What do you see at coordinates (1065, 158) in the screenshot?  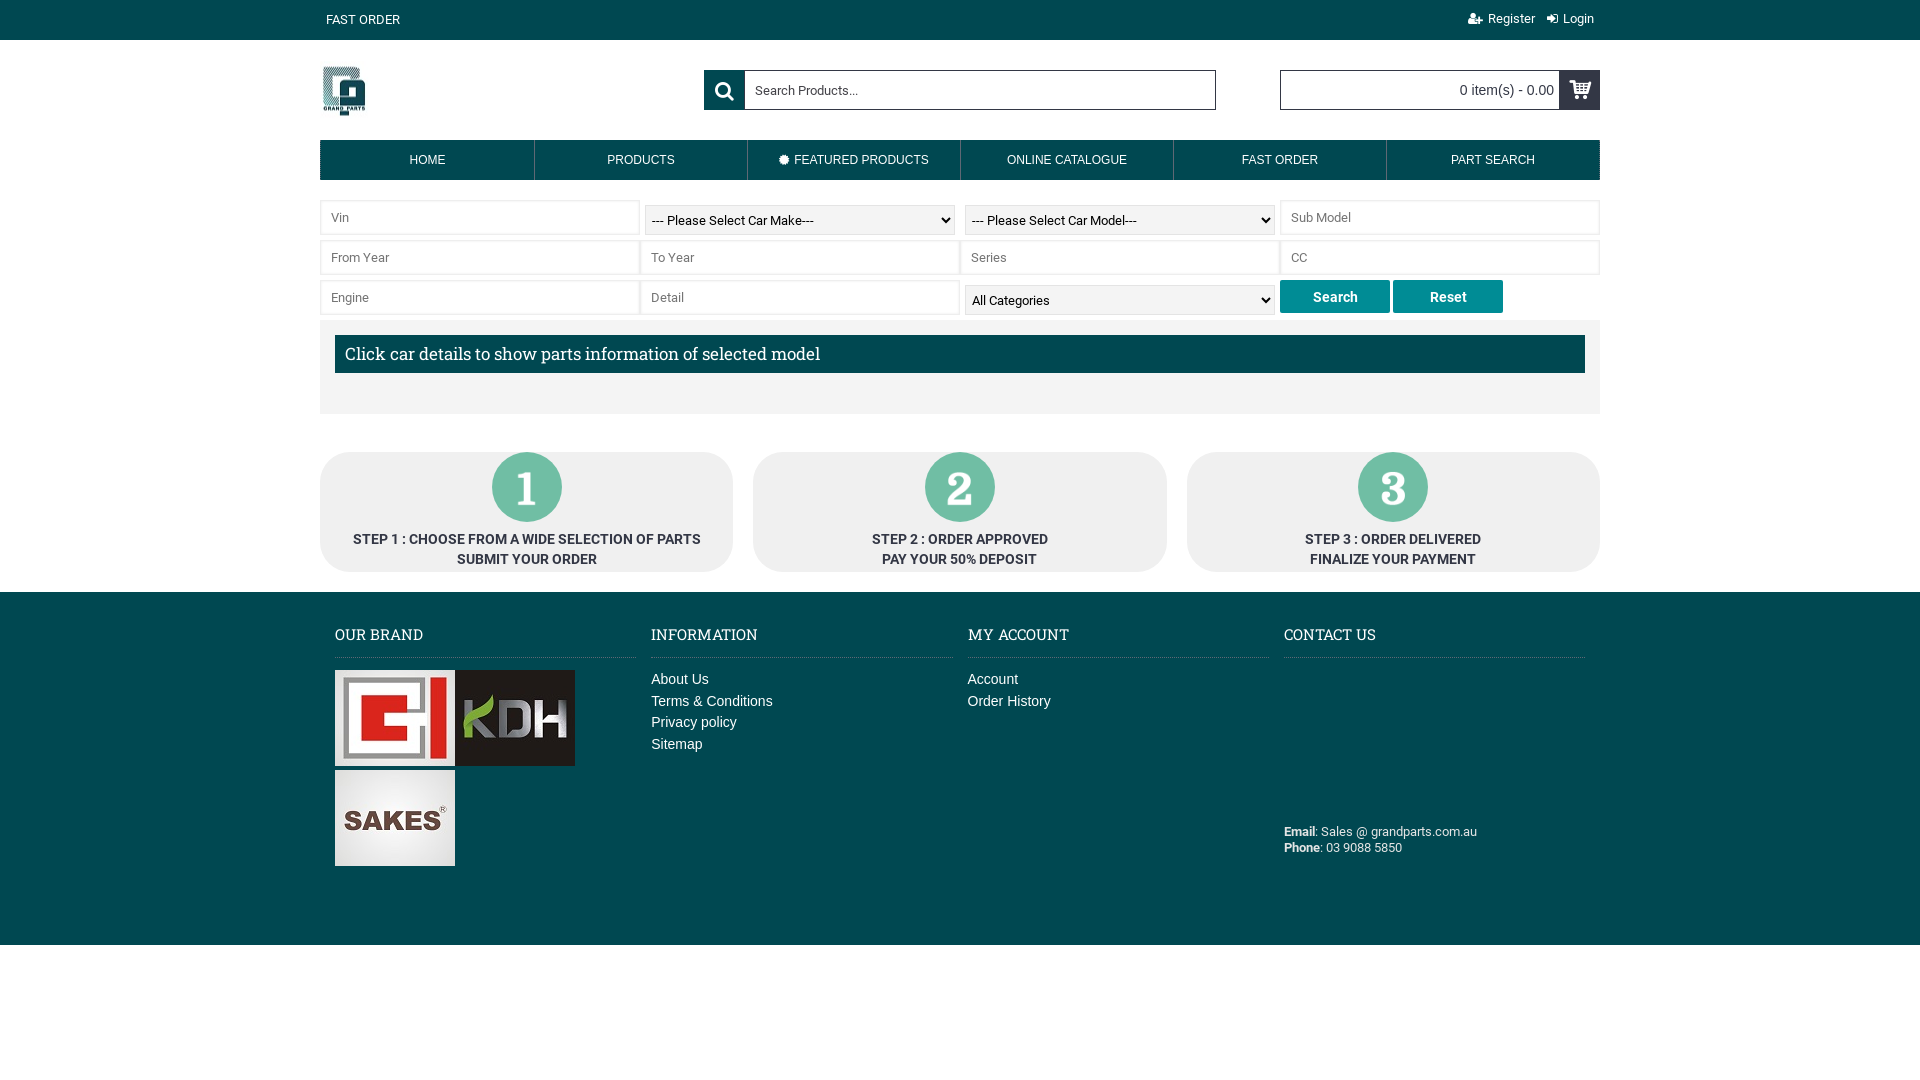 I see `'ONLINE CATALOGUE'` at bounding box center [1065, 158].